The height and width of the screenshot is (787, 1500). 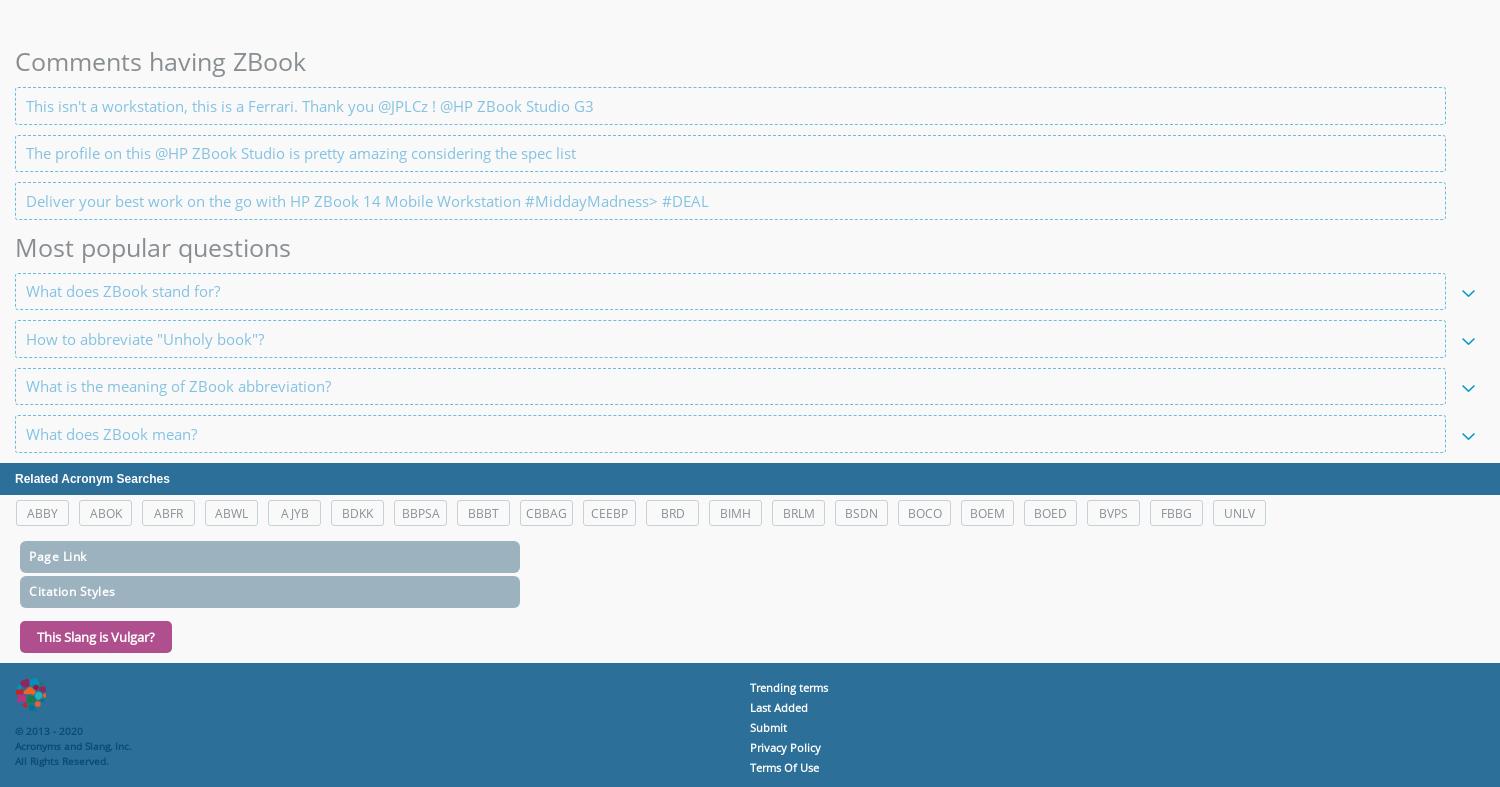 What do you see at coordinates (90, 478) in the screenshot?
I see `'Related Acronym Searches'` at bounding box center [90, 478].